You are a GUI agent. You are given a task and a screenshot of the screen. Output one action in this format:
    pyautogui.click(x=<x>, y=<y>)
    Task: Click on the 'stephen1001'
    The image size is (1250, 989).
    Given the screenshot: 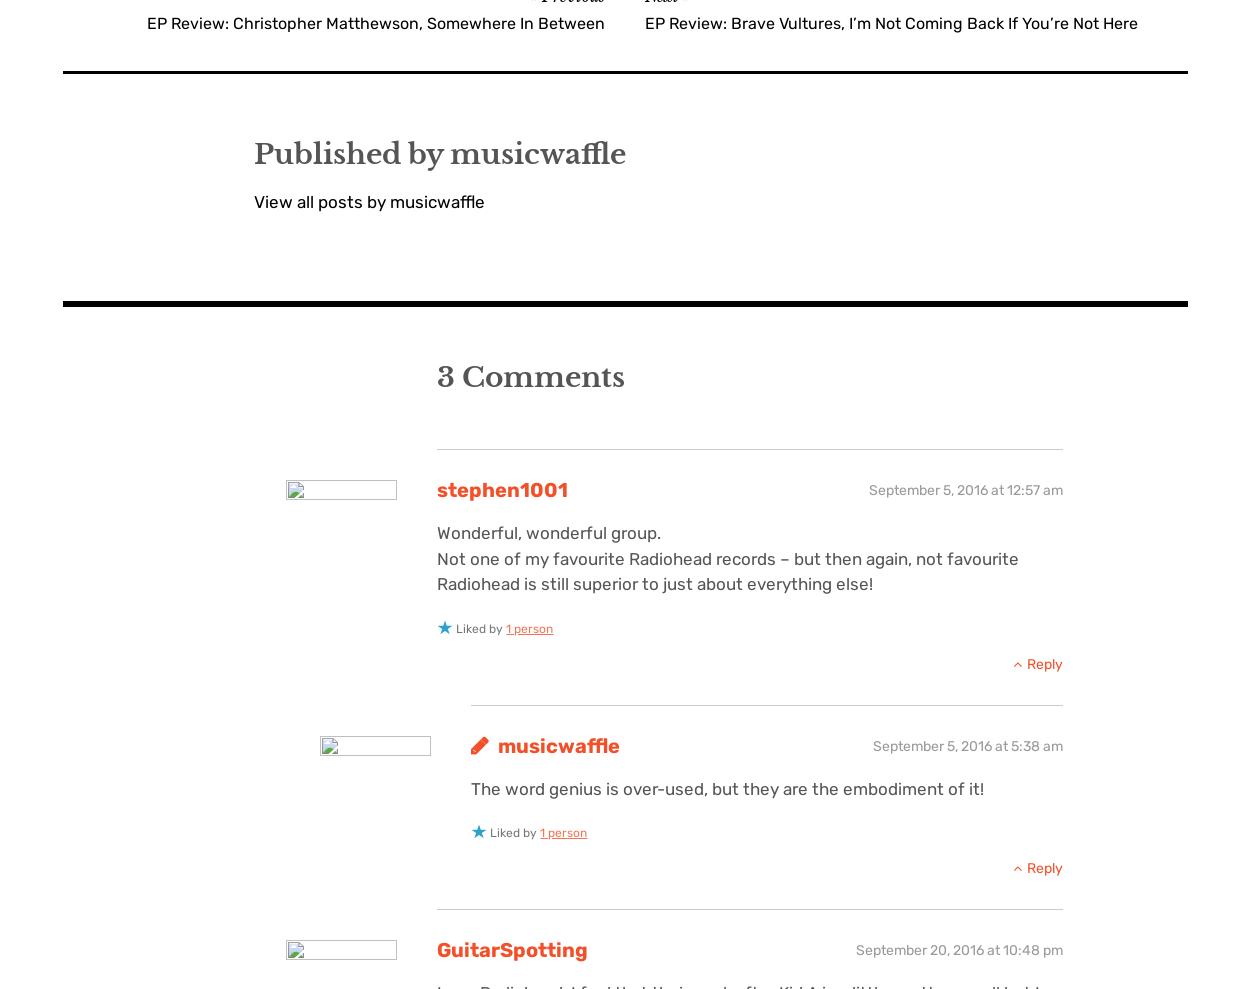 What is the action you would take?
    pyautogui.click(x=502, y=488)
    